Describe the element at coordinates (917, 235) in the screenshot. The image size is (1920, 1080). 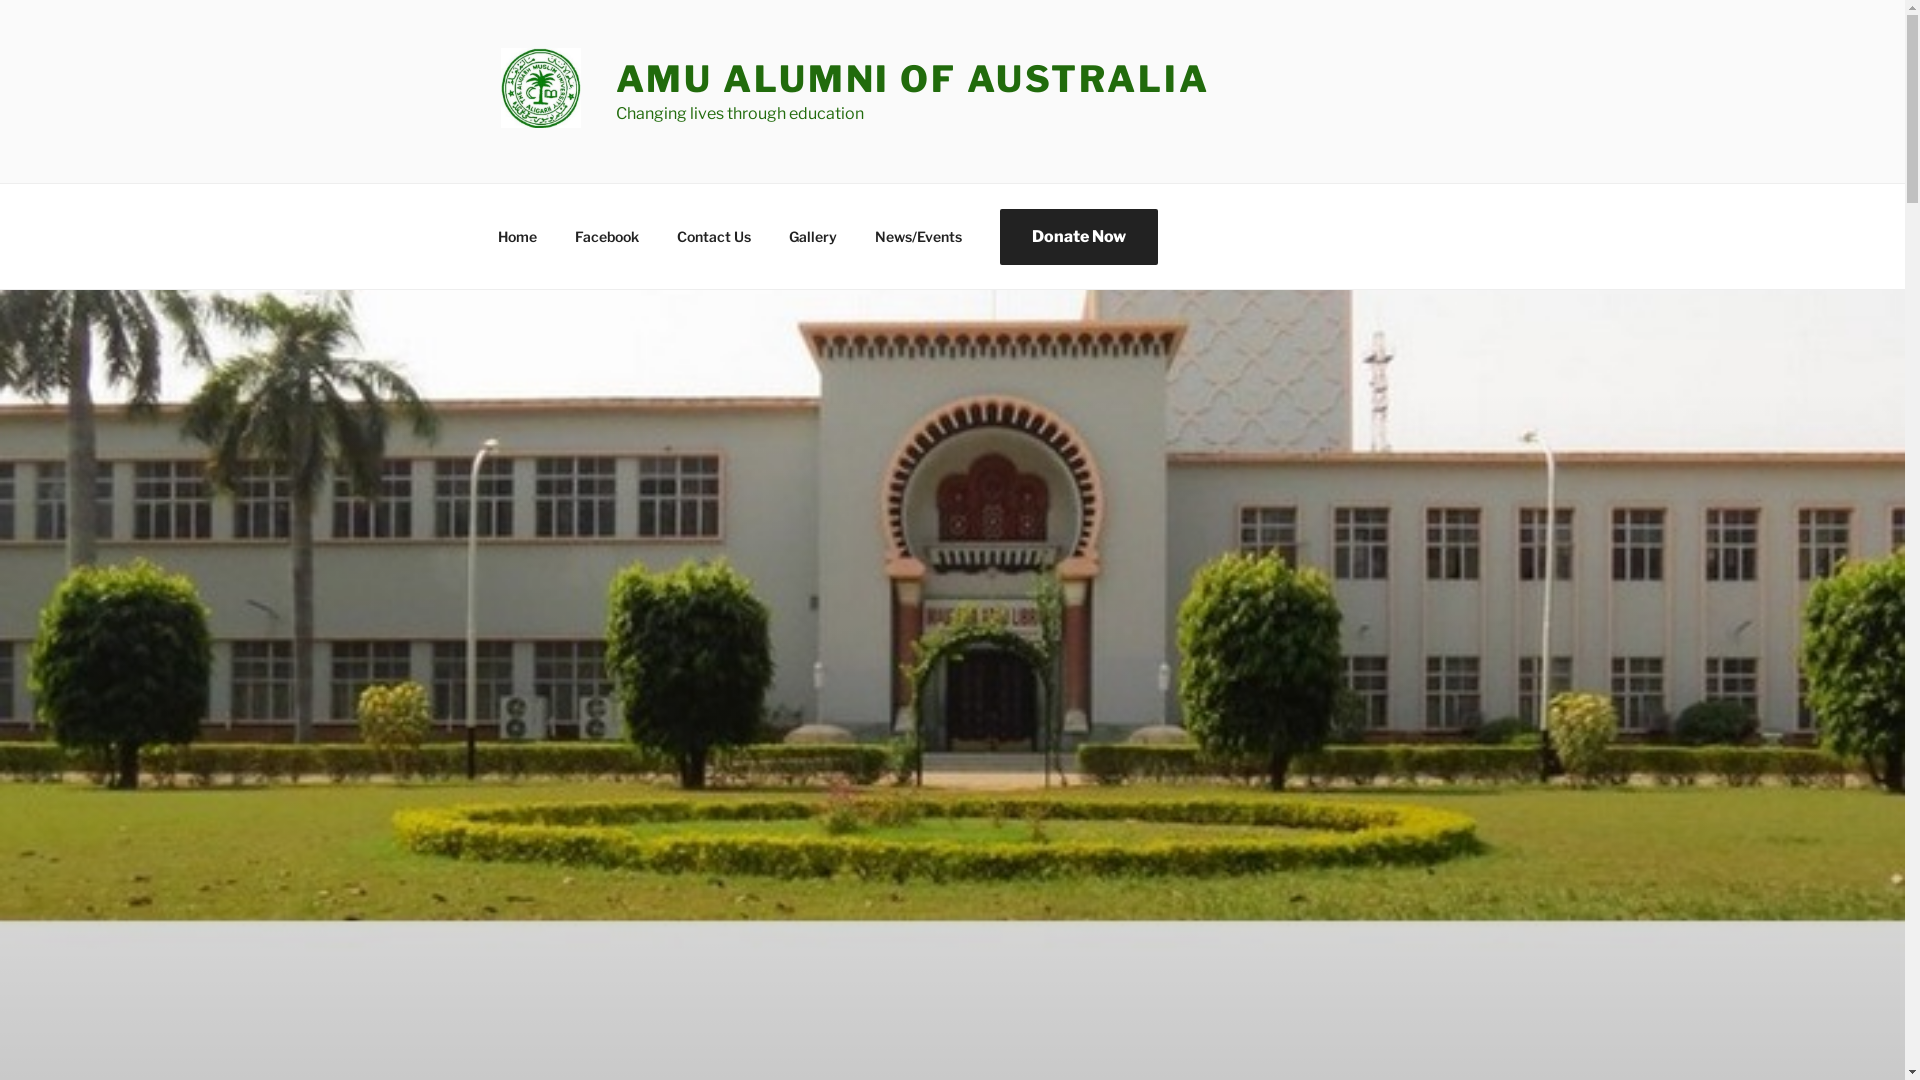
I see `'News/Events'` at that location.